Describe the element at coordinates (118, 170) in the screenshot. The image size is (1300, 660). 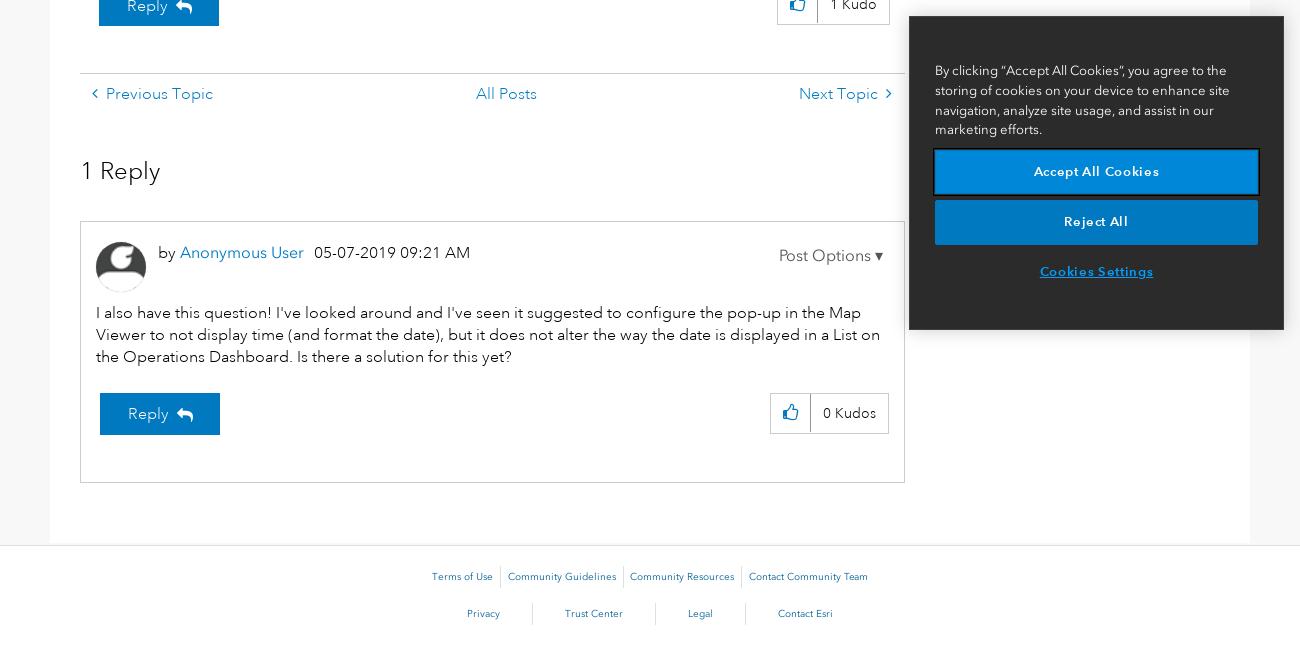
I see `'1 Reply'` at that location.